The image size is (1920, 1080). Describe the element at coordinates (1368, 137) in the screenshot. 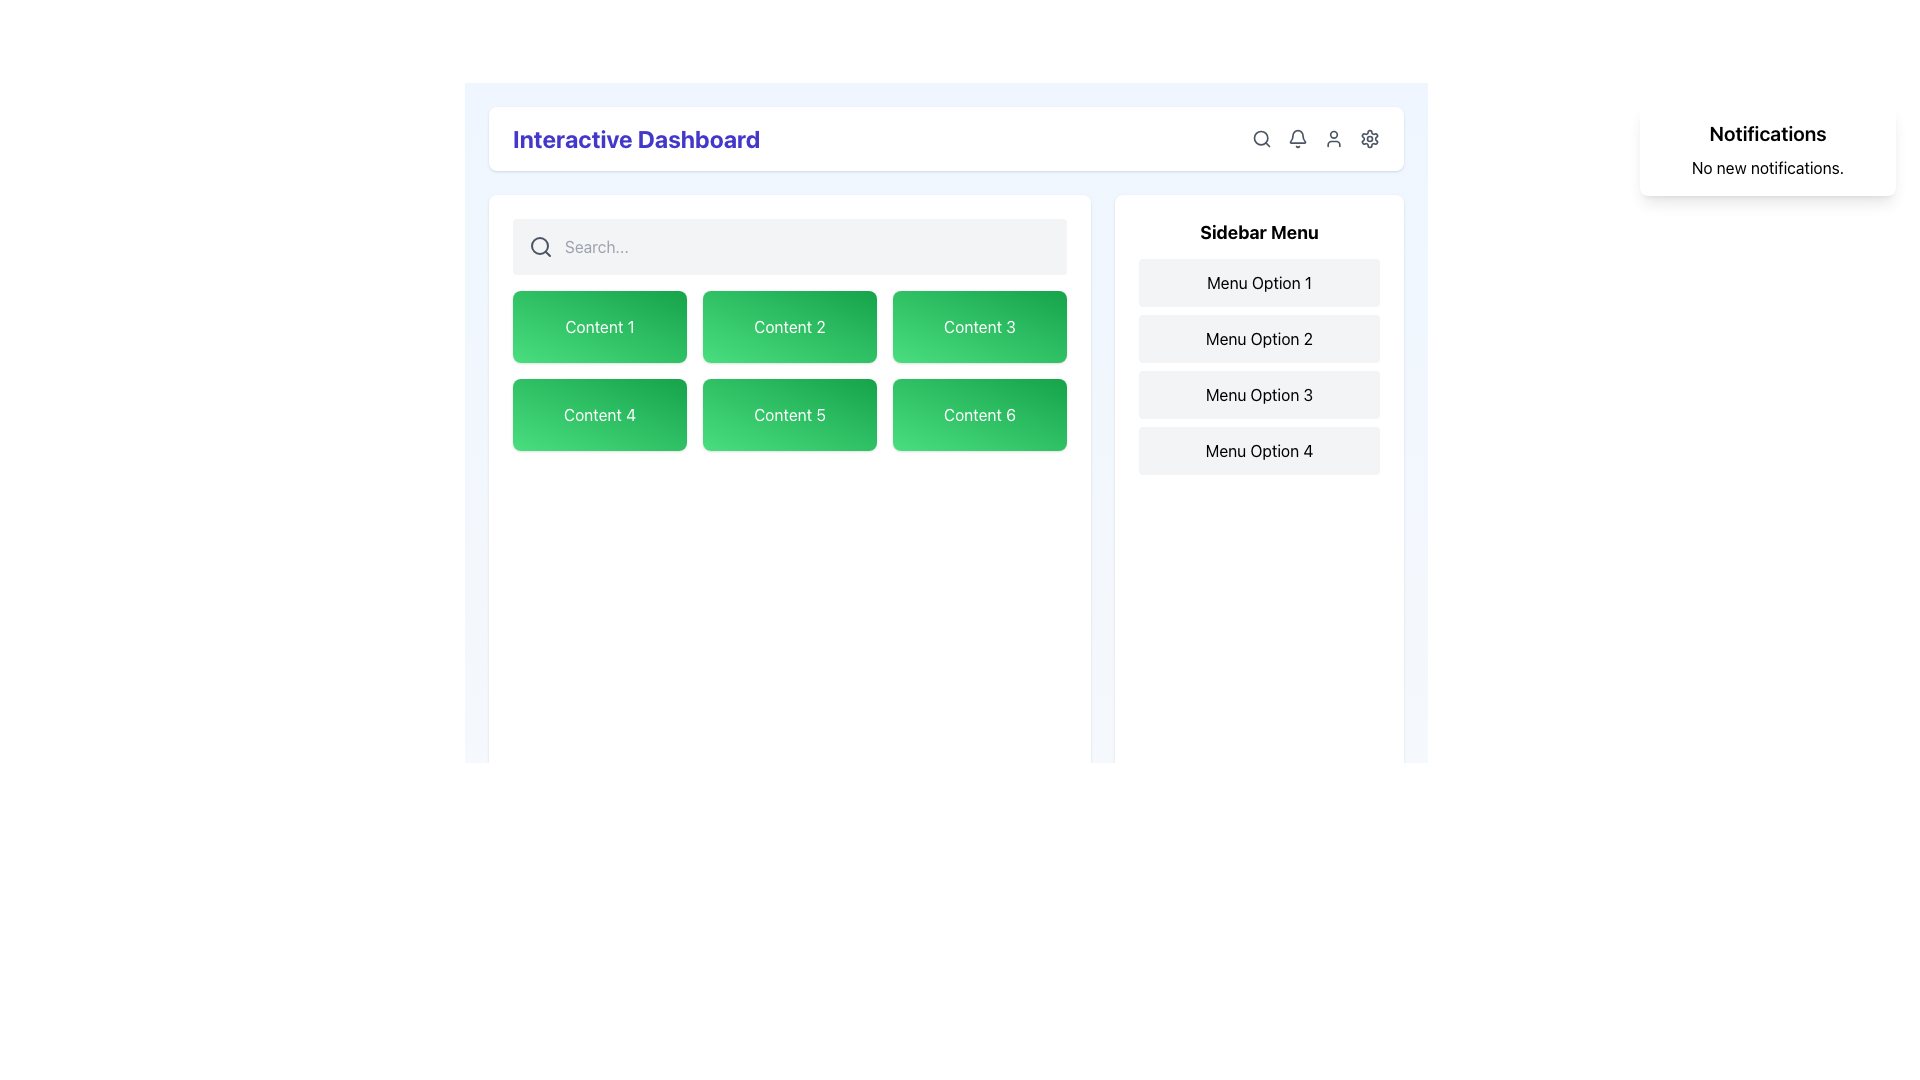

I see `the gear-shaped settings icon located in the top-right corner of the interface` at that location.